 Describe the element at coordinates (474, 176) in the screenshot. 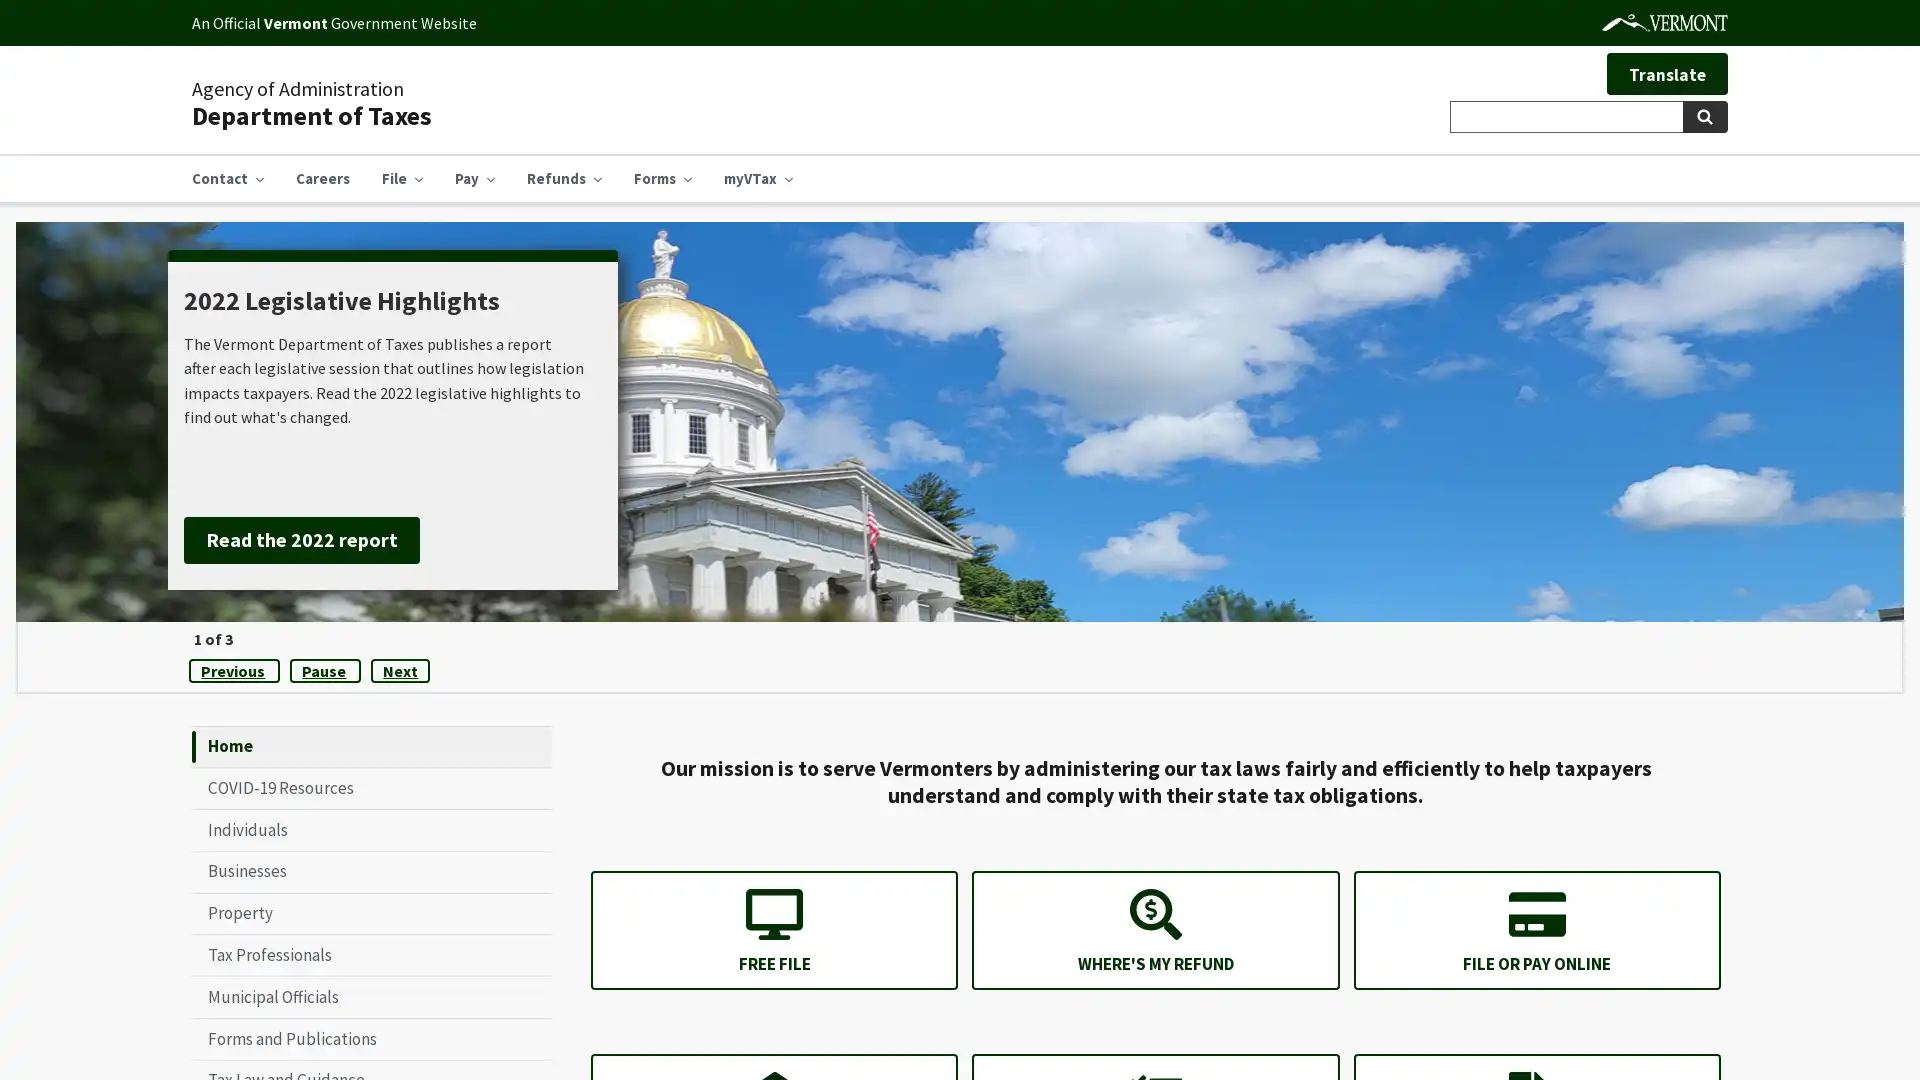

I see `Pay` at that location.